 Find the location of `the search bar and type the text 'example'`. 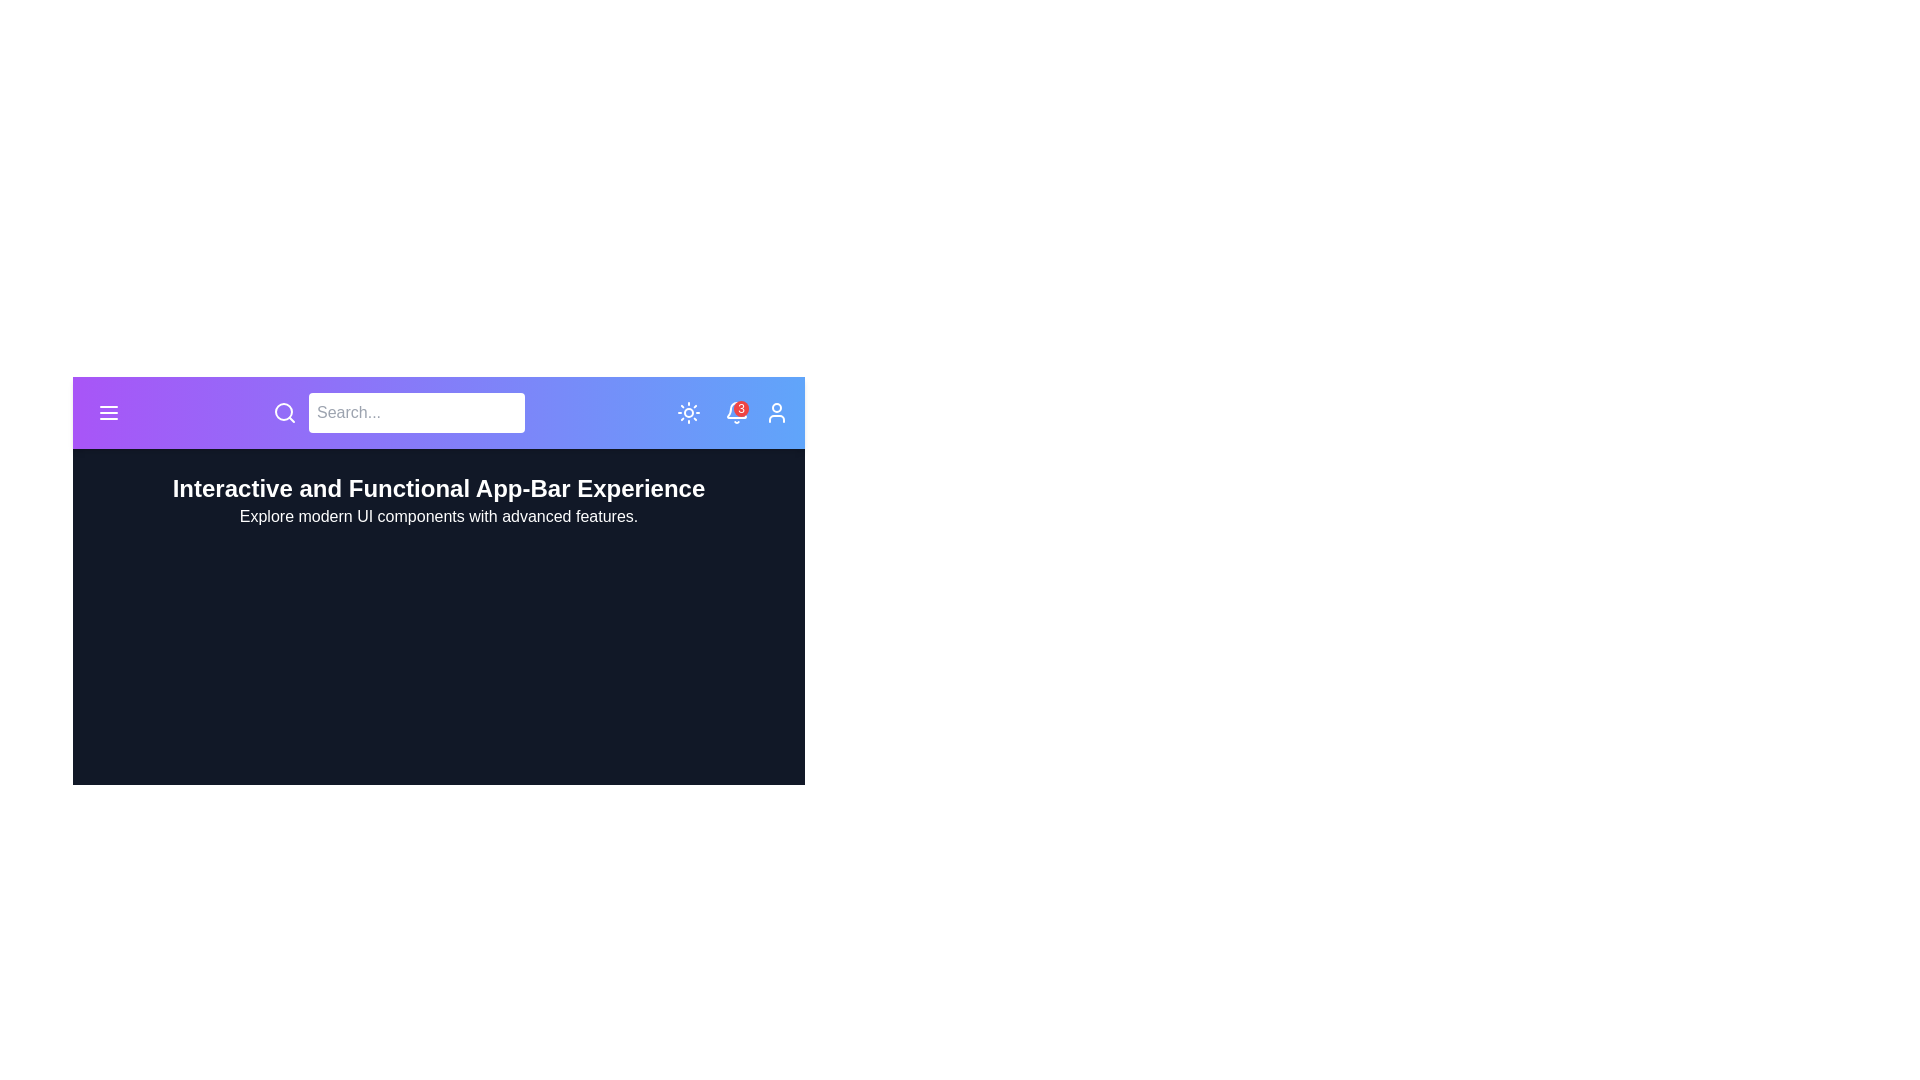

the search bar and type the text 'example' is located at coordinates (416, 411).